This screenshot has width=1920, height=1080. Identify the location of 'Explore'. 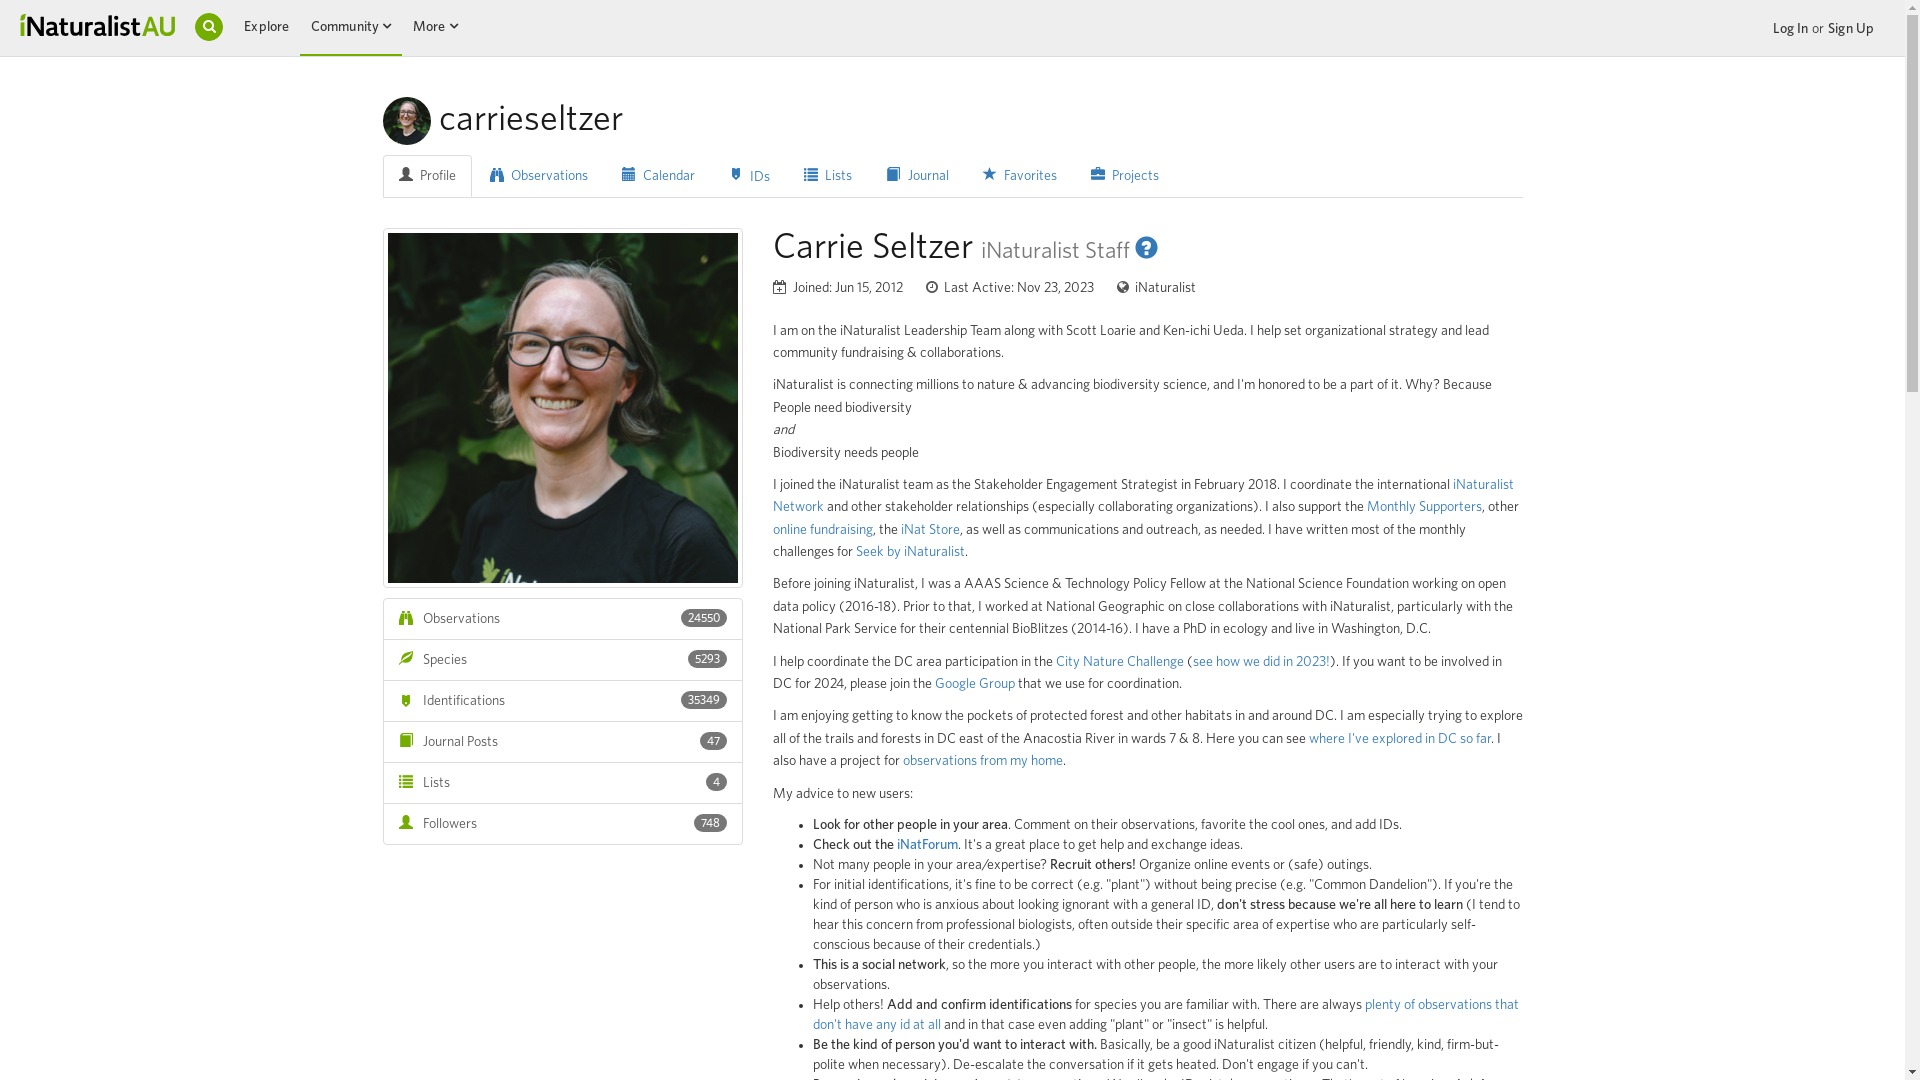
(265, 27).